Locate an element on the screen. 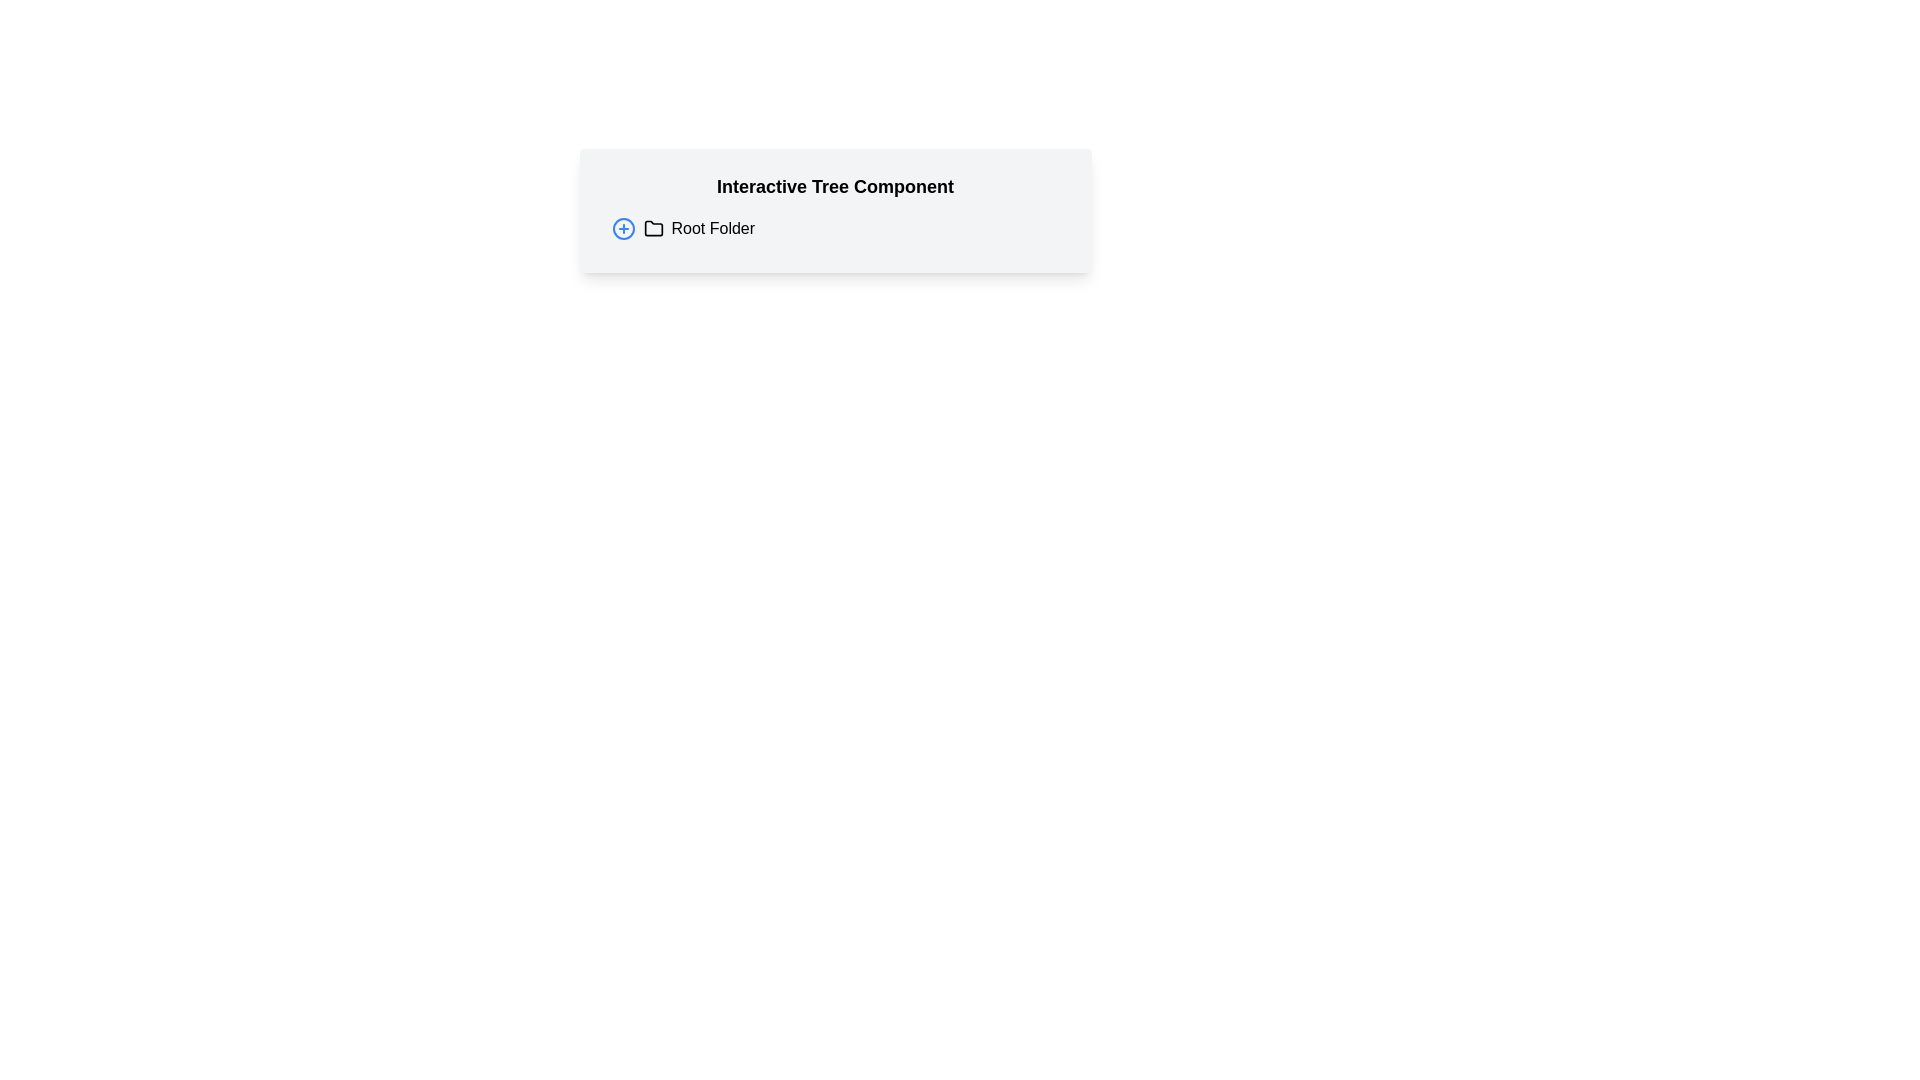 Image resolution: width=1920 pixels, height=1080 pixels. the blue circular button with a plus sign located to the left of the 'Root Folder' text is located at coordinates (622, 227).